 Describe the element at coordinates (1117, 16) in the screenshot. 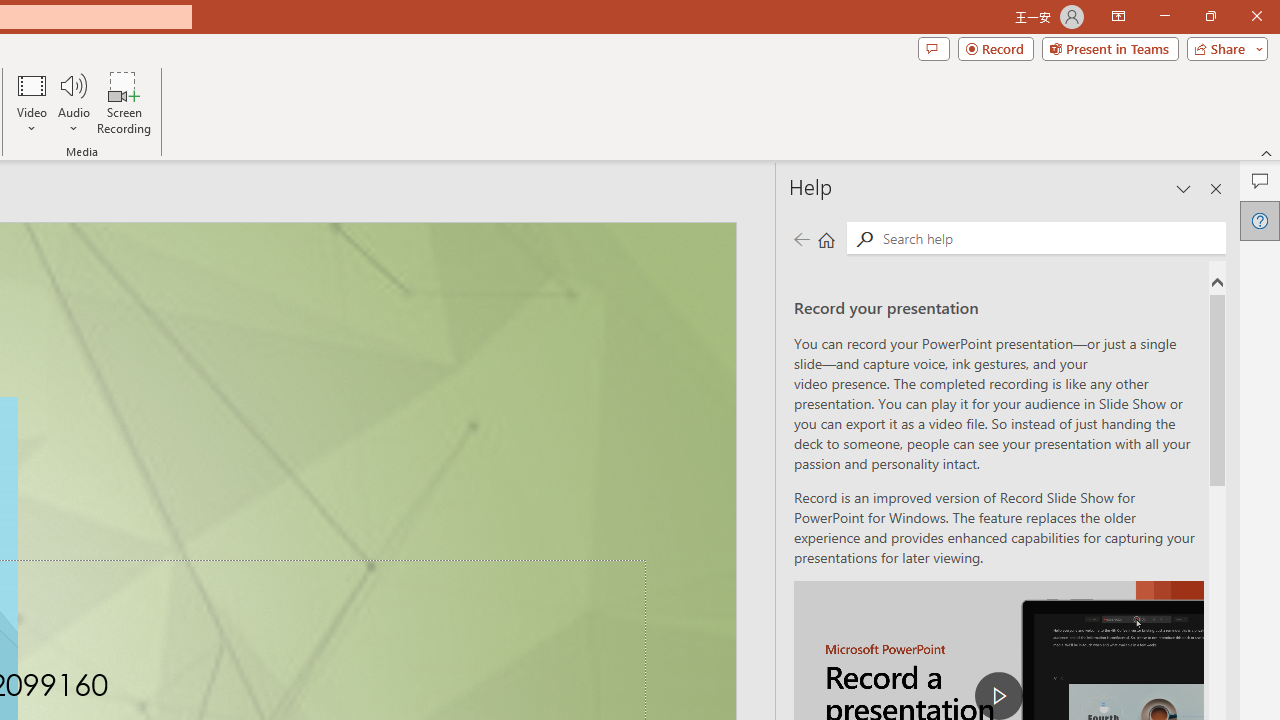

I see `'Ribbon Display Options'` at that location.